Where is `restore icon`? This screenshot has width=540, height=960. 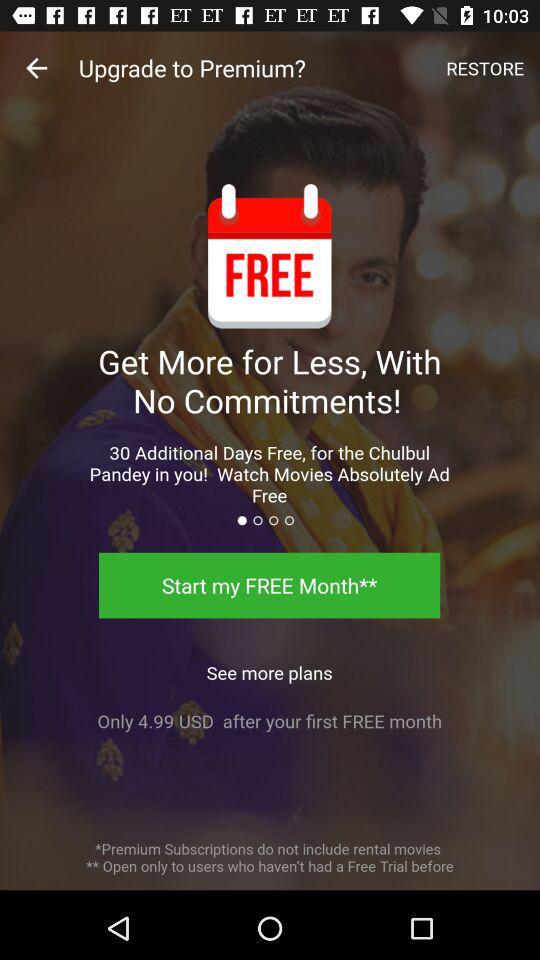 restore icon is located at coordinates (484, 68).